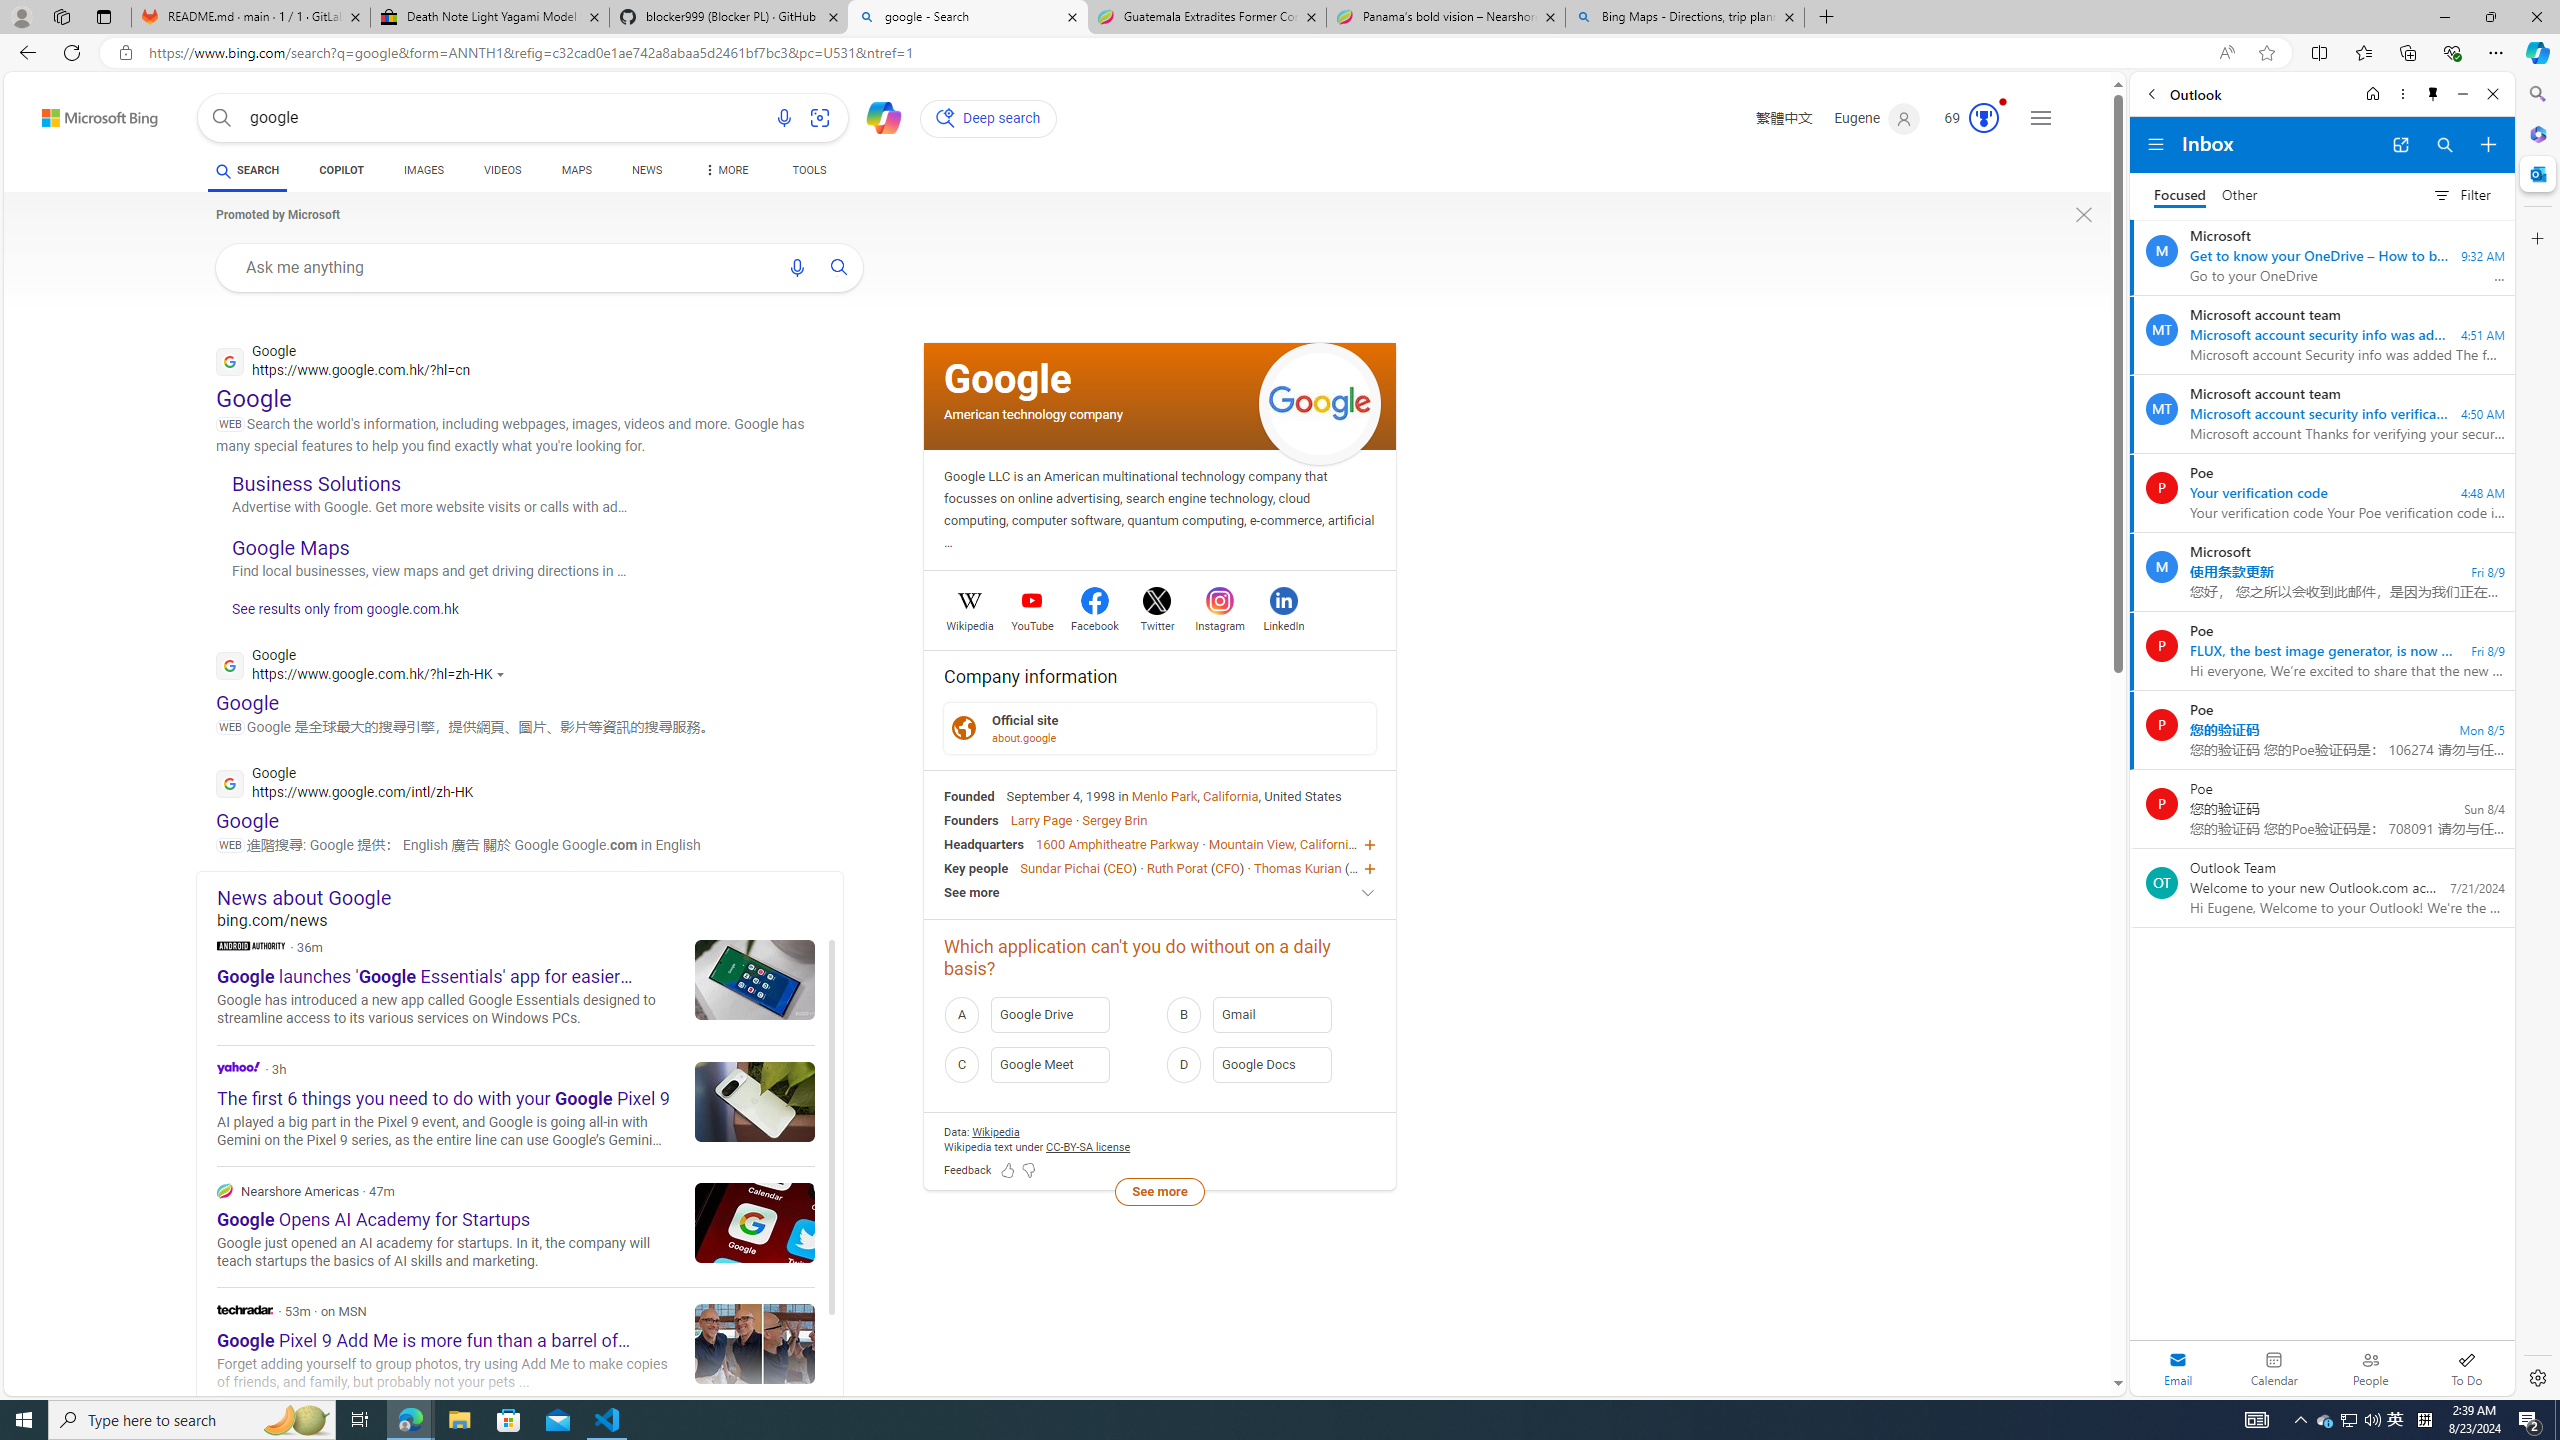  I want to click on 'Split screen', so click(2319, 51).